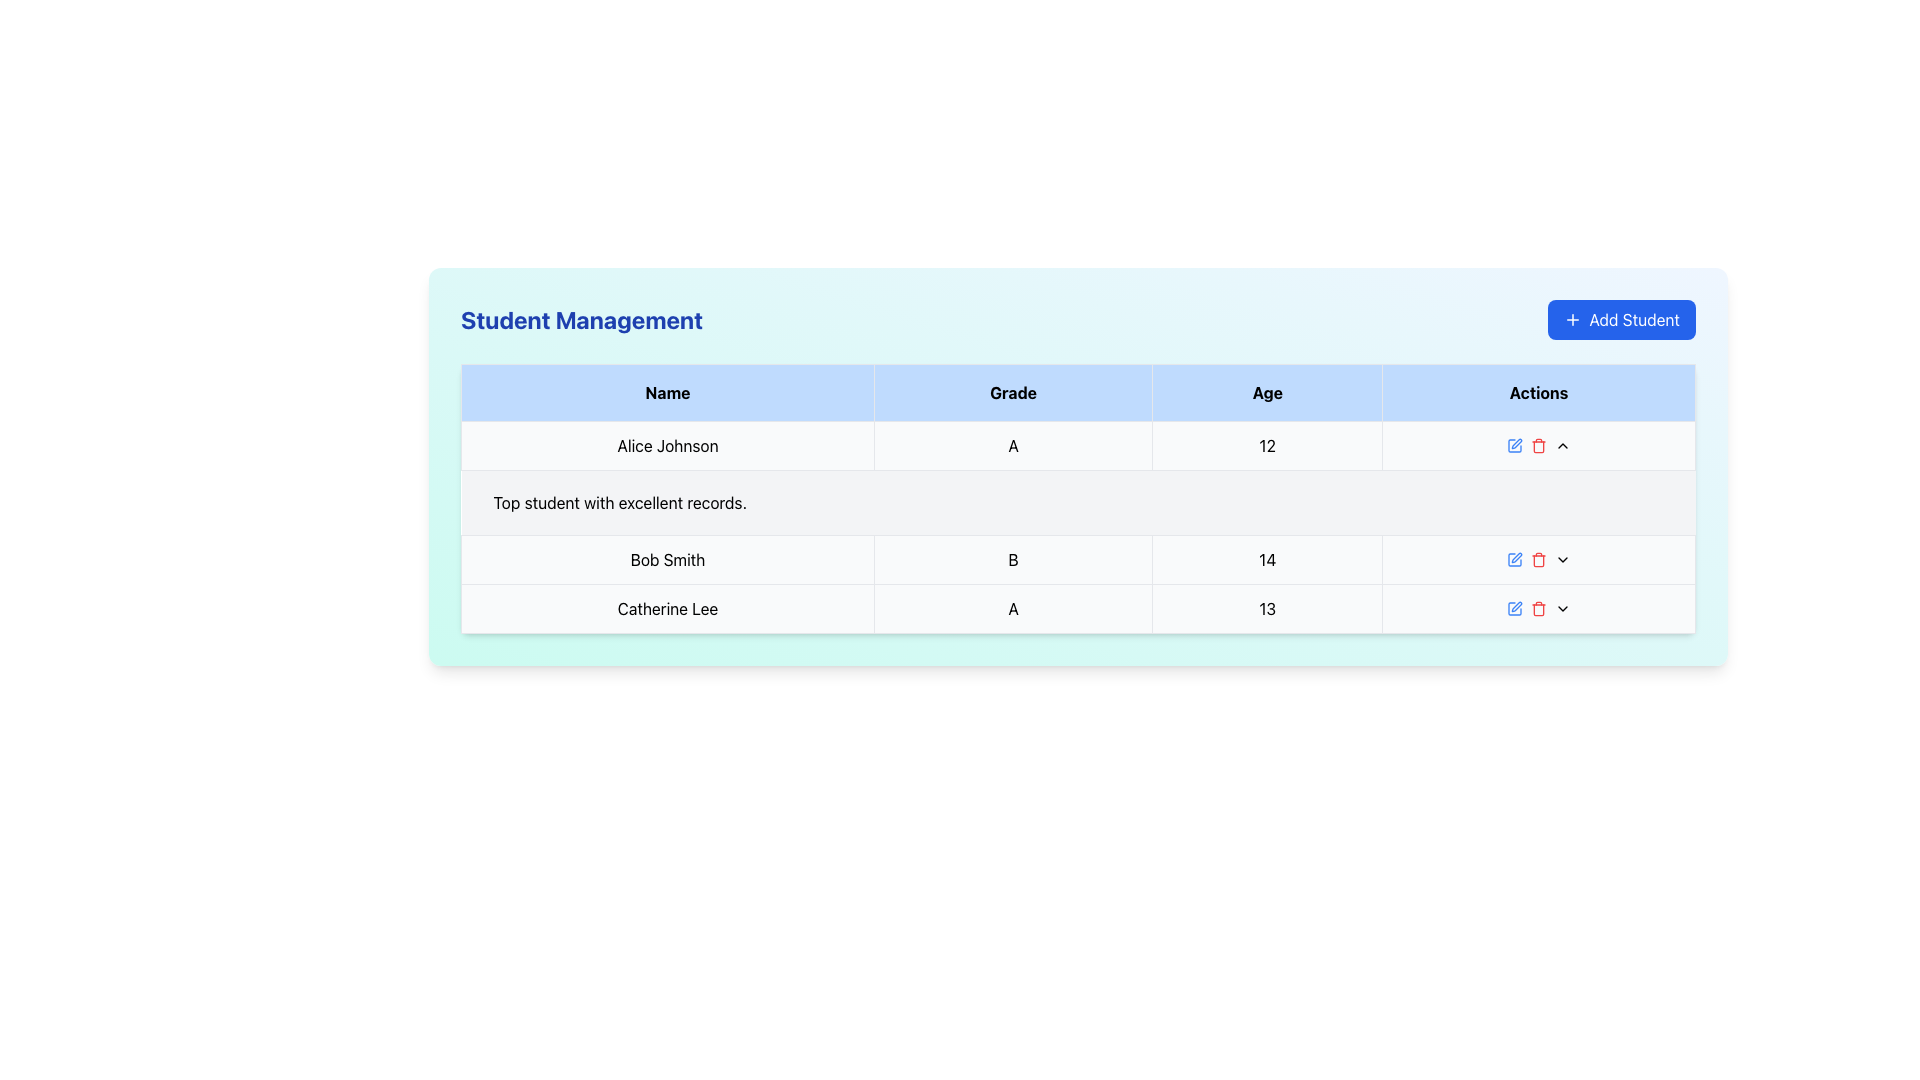 Image resolution: width=1920 pixels, height=1080 pixels. What do you see at coordinates (1621, 319) in the screenshot?
I see `the blue rectangular button with rounded corners and white text reading 'Add Student'` at bounding box center [1621, 319].